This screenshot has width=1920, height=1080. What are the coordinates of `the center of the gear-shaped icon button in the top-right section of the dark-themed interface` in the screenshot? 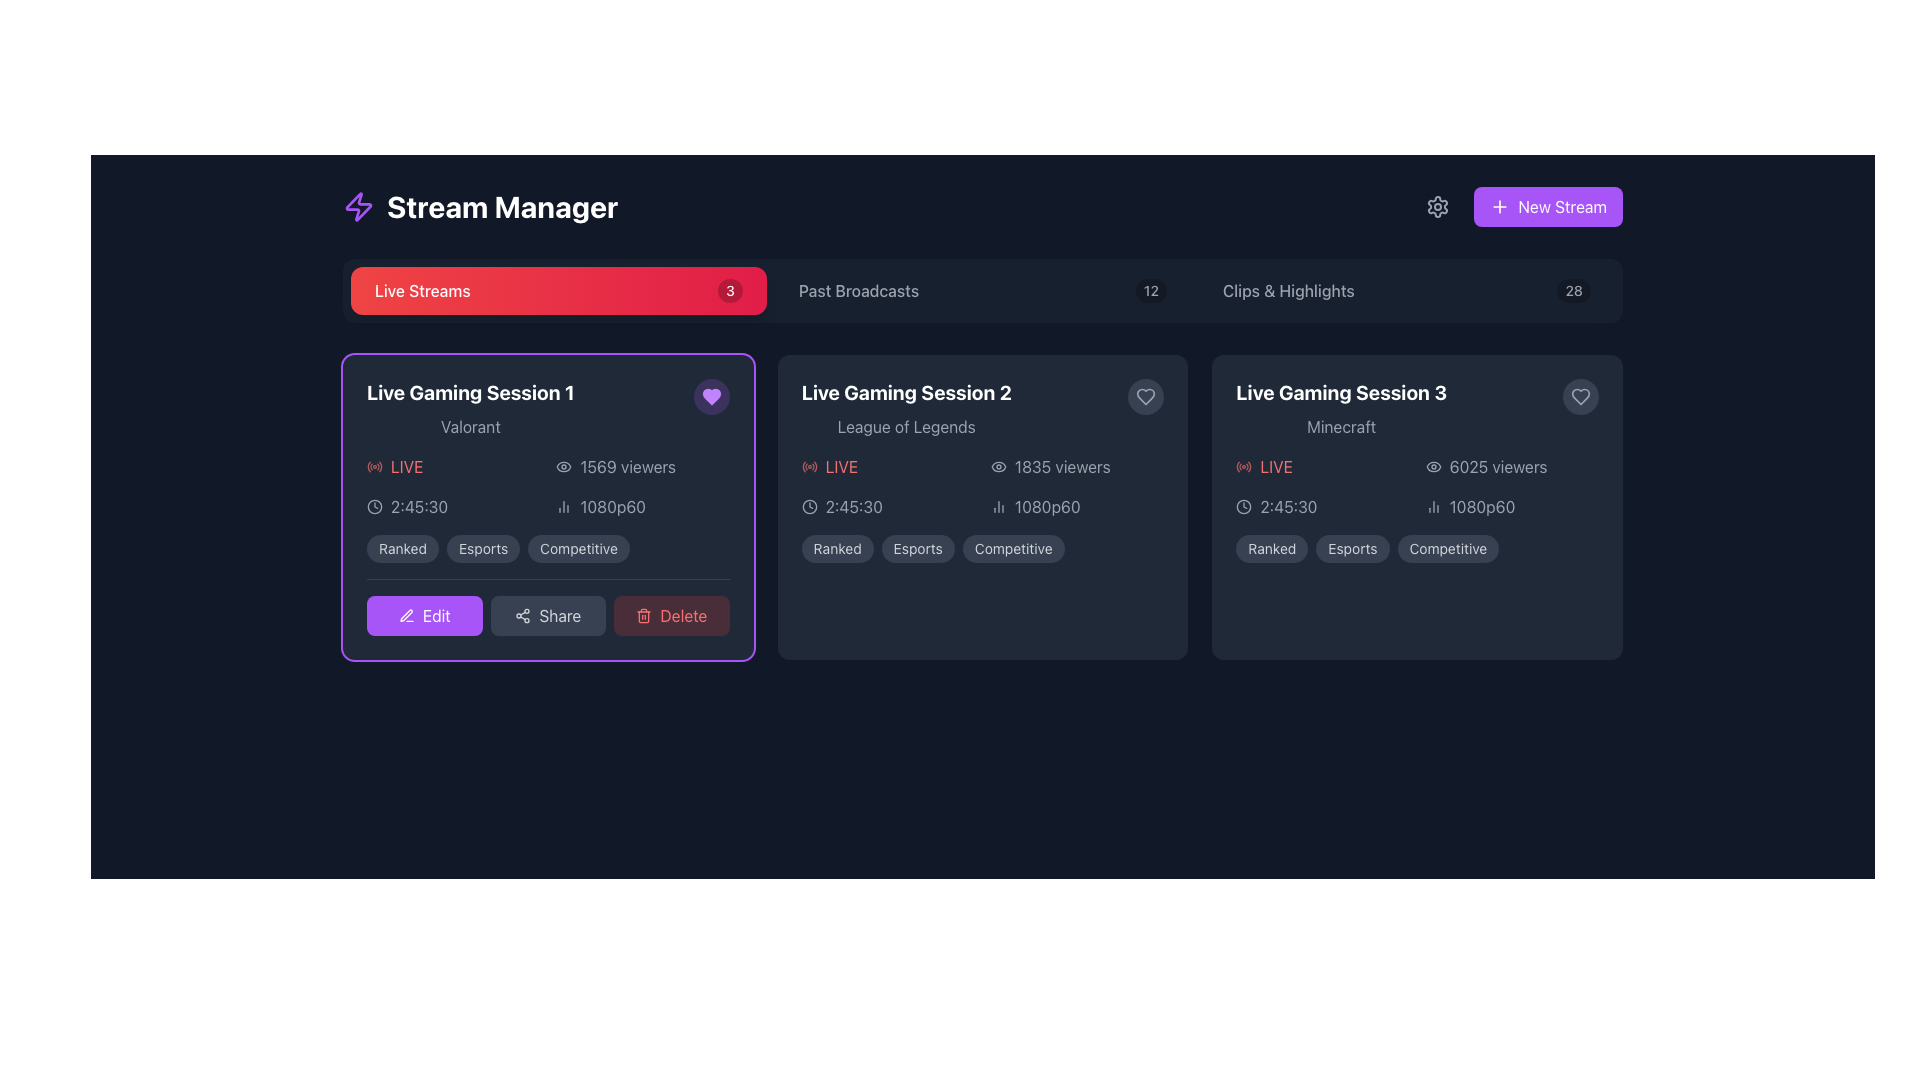 It's located at (1437, 207).